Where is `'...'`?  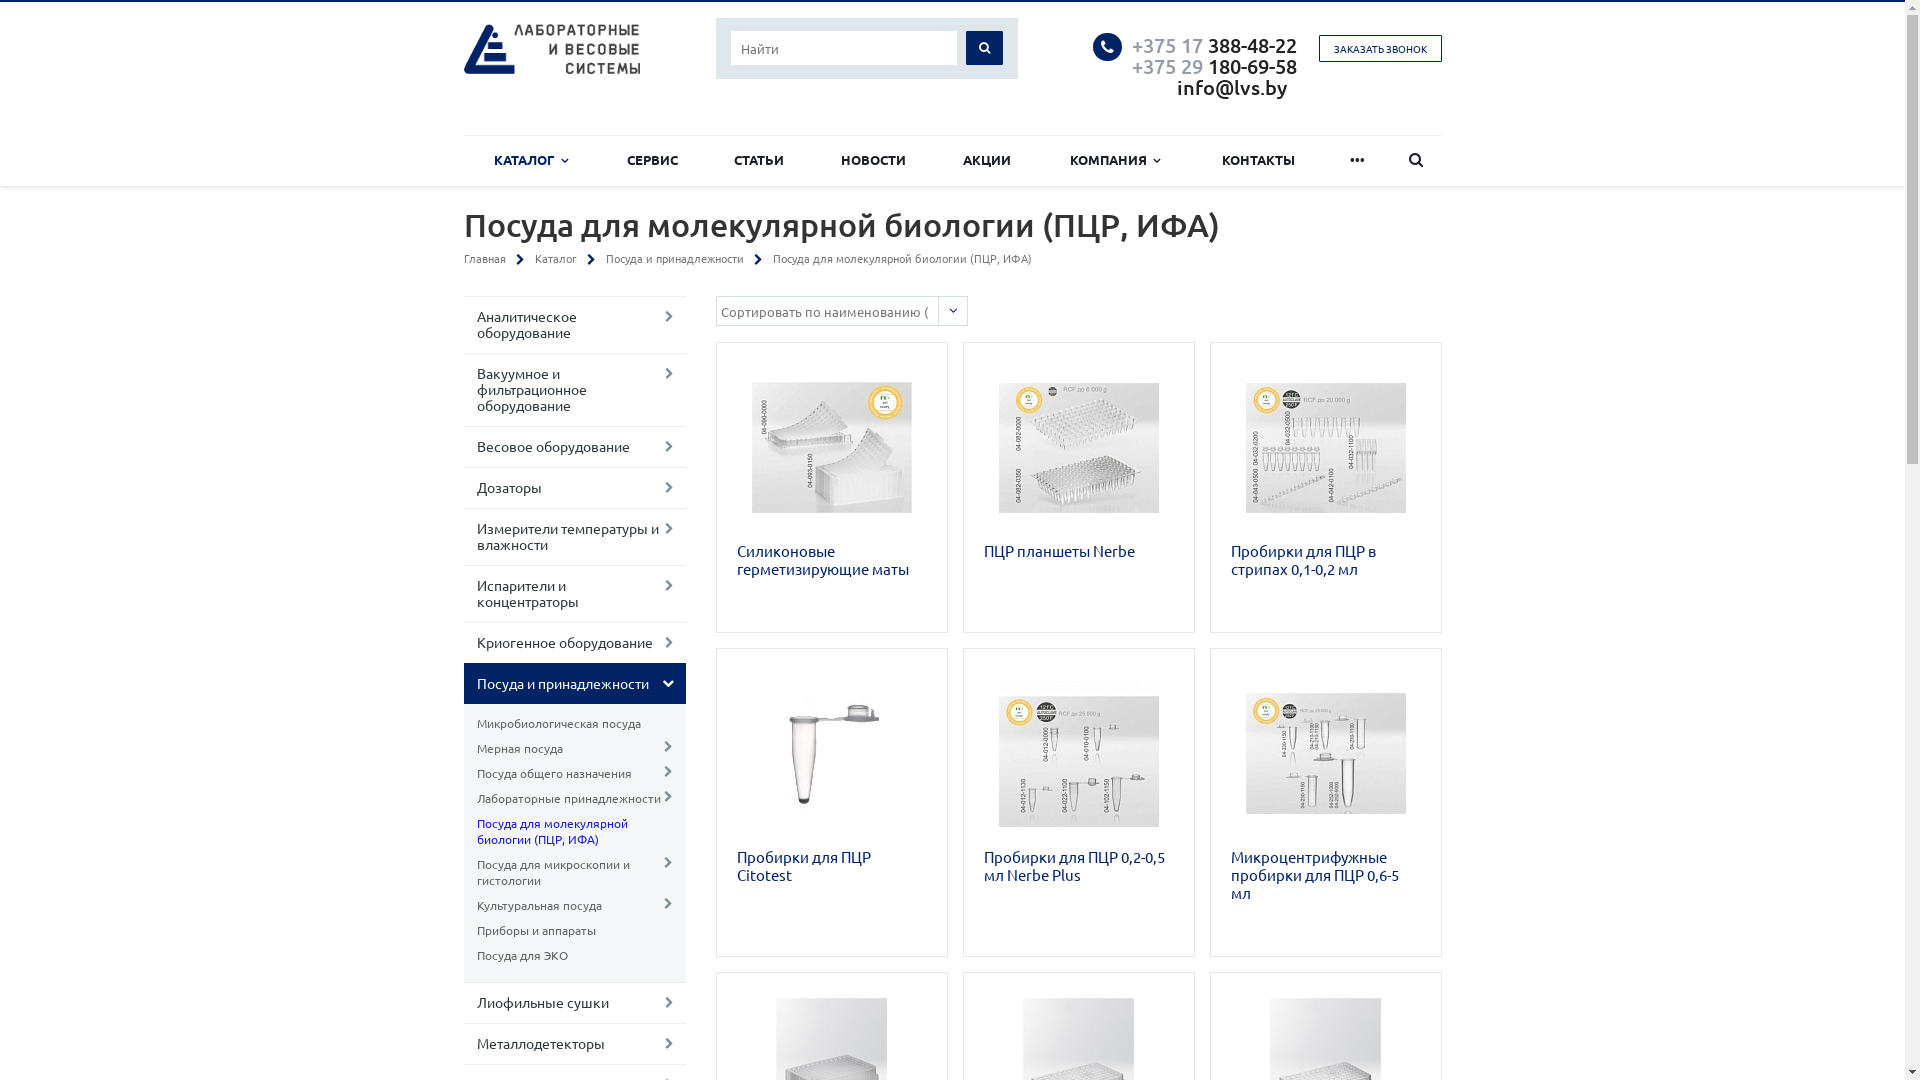 '...' is located at coordinates (1357, 159).